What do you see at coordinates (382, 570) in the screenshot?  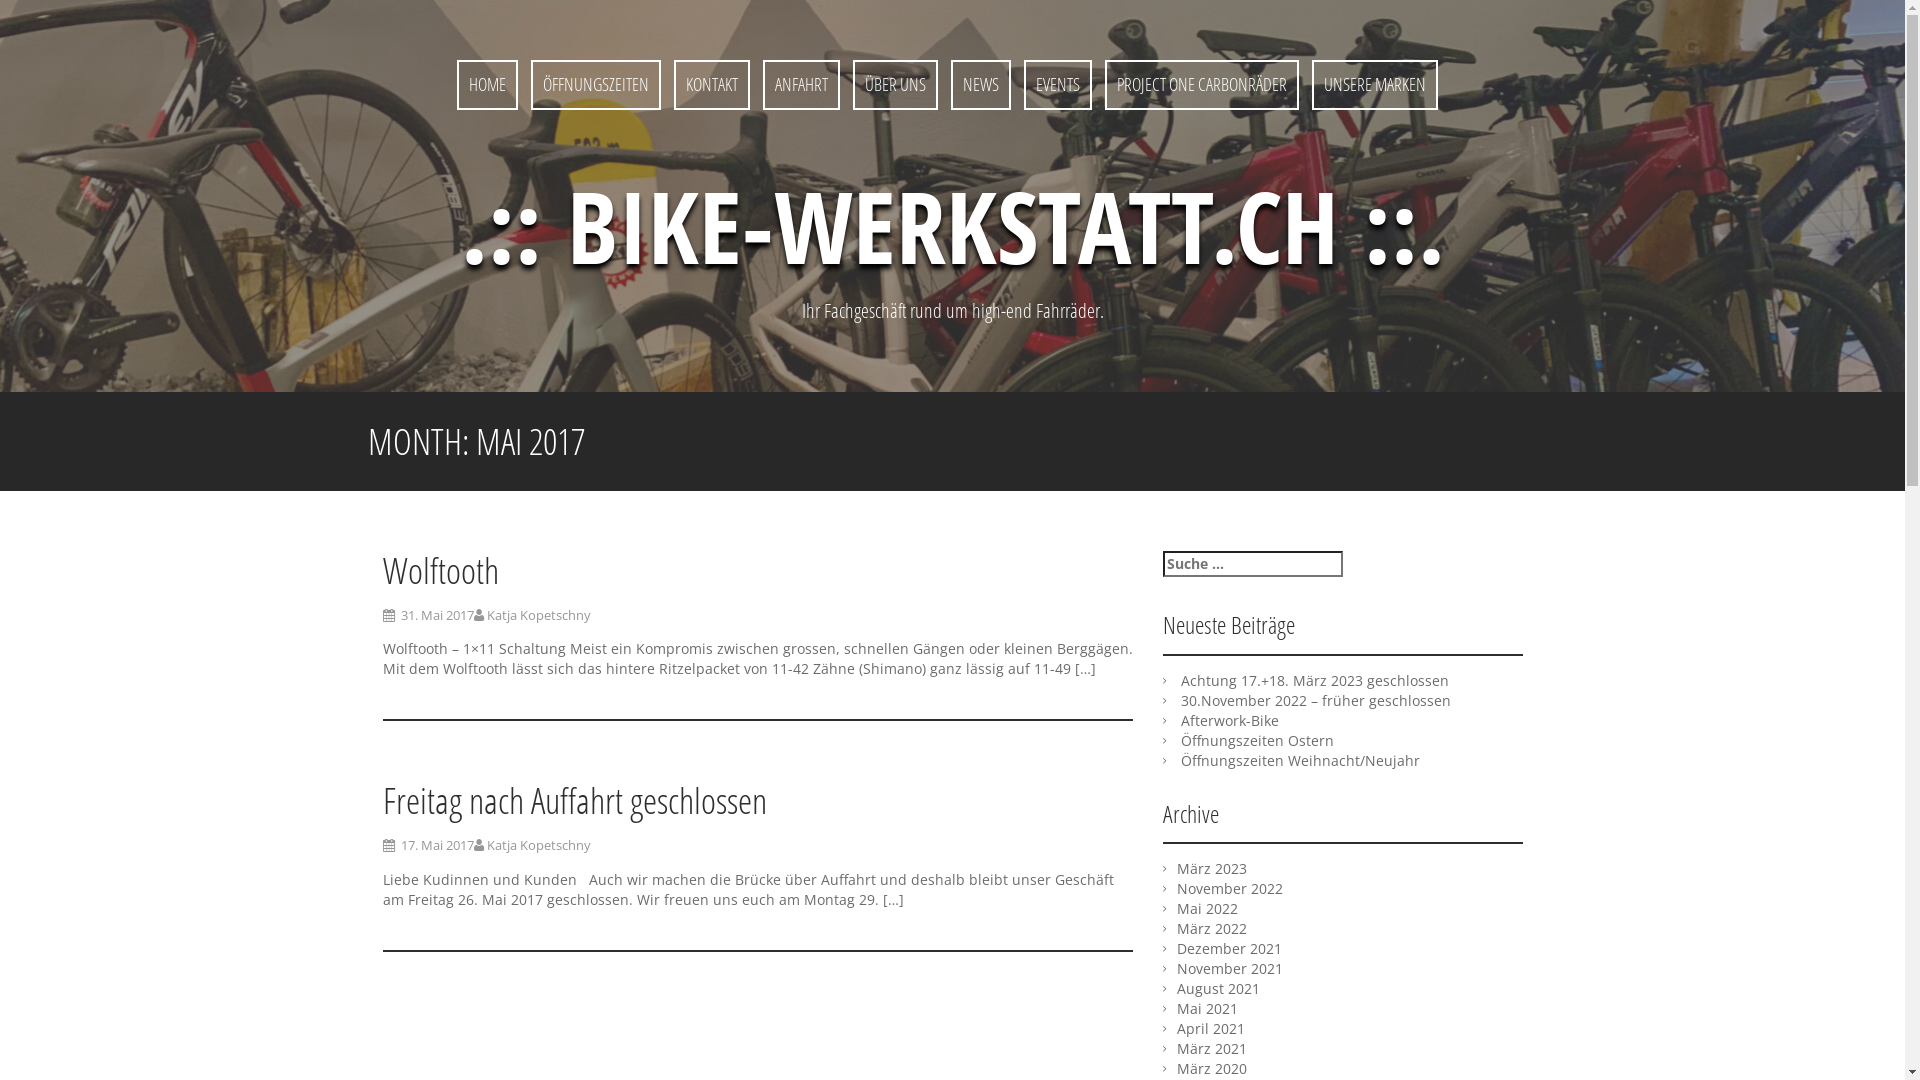 I see `'Wolftooth'` at bounding box center [382, 570].